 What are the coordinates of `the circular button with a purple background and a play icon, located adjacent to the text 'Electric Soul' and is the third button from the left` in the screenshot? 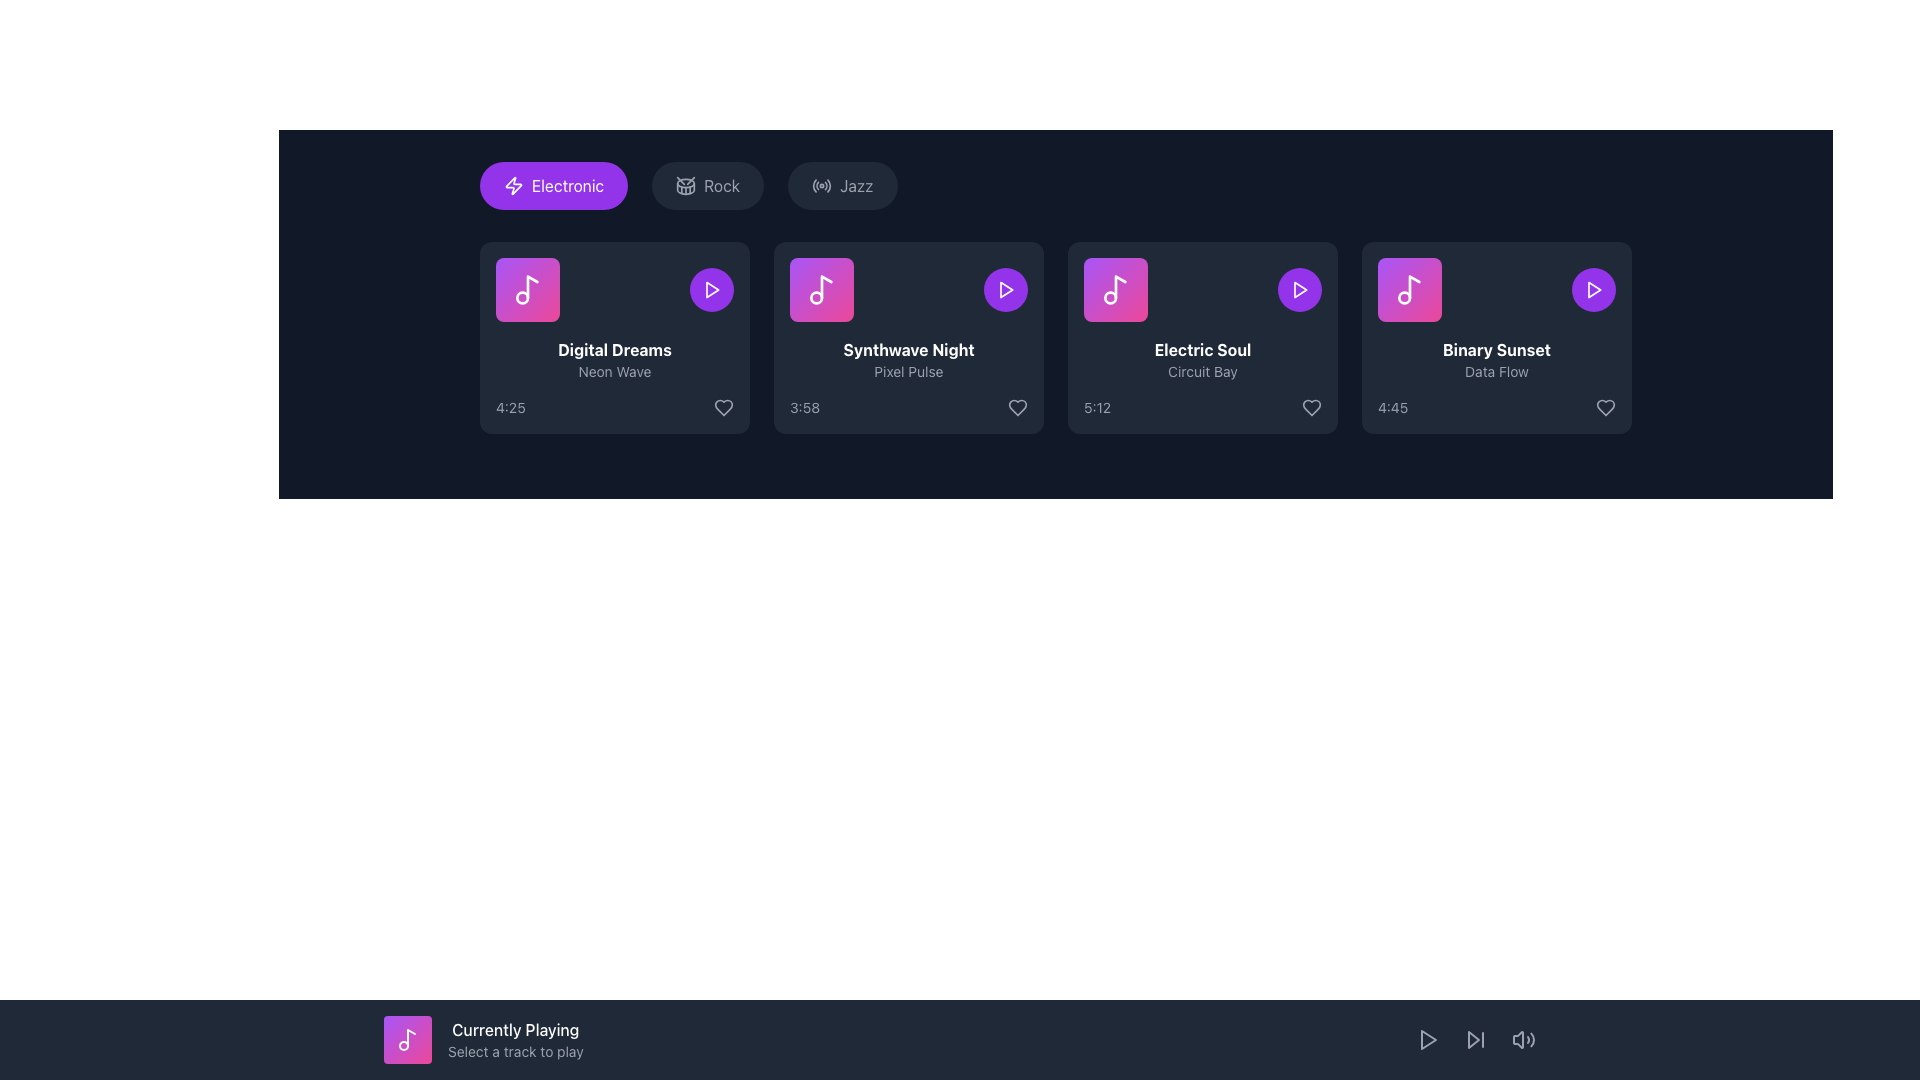 It's located at (1300, 289).